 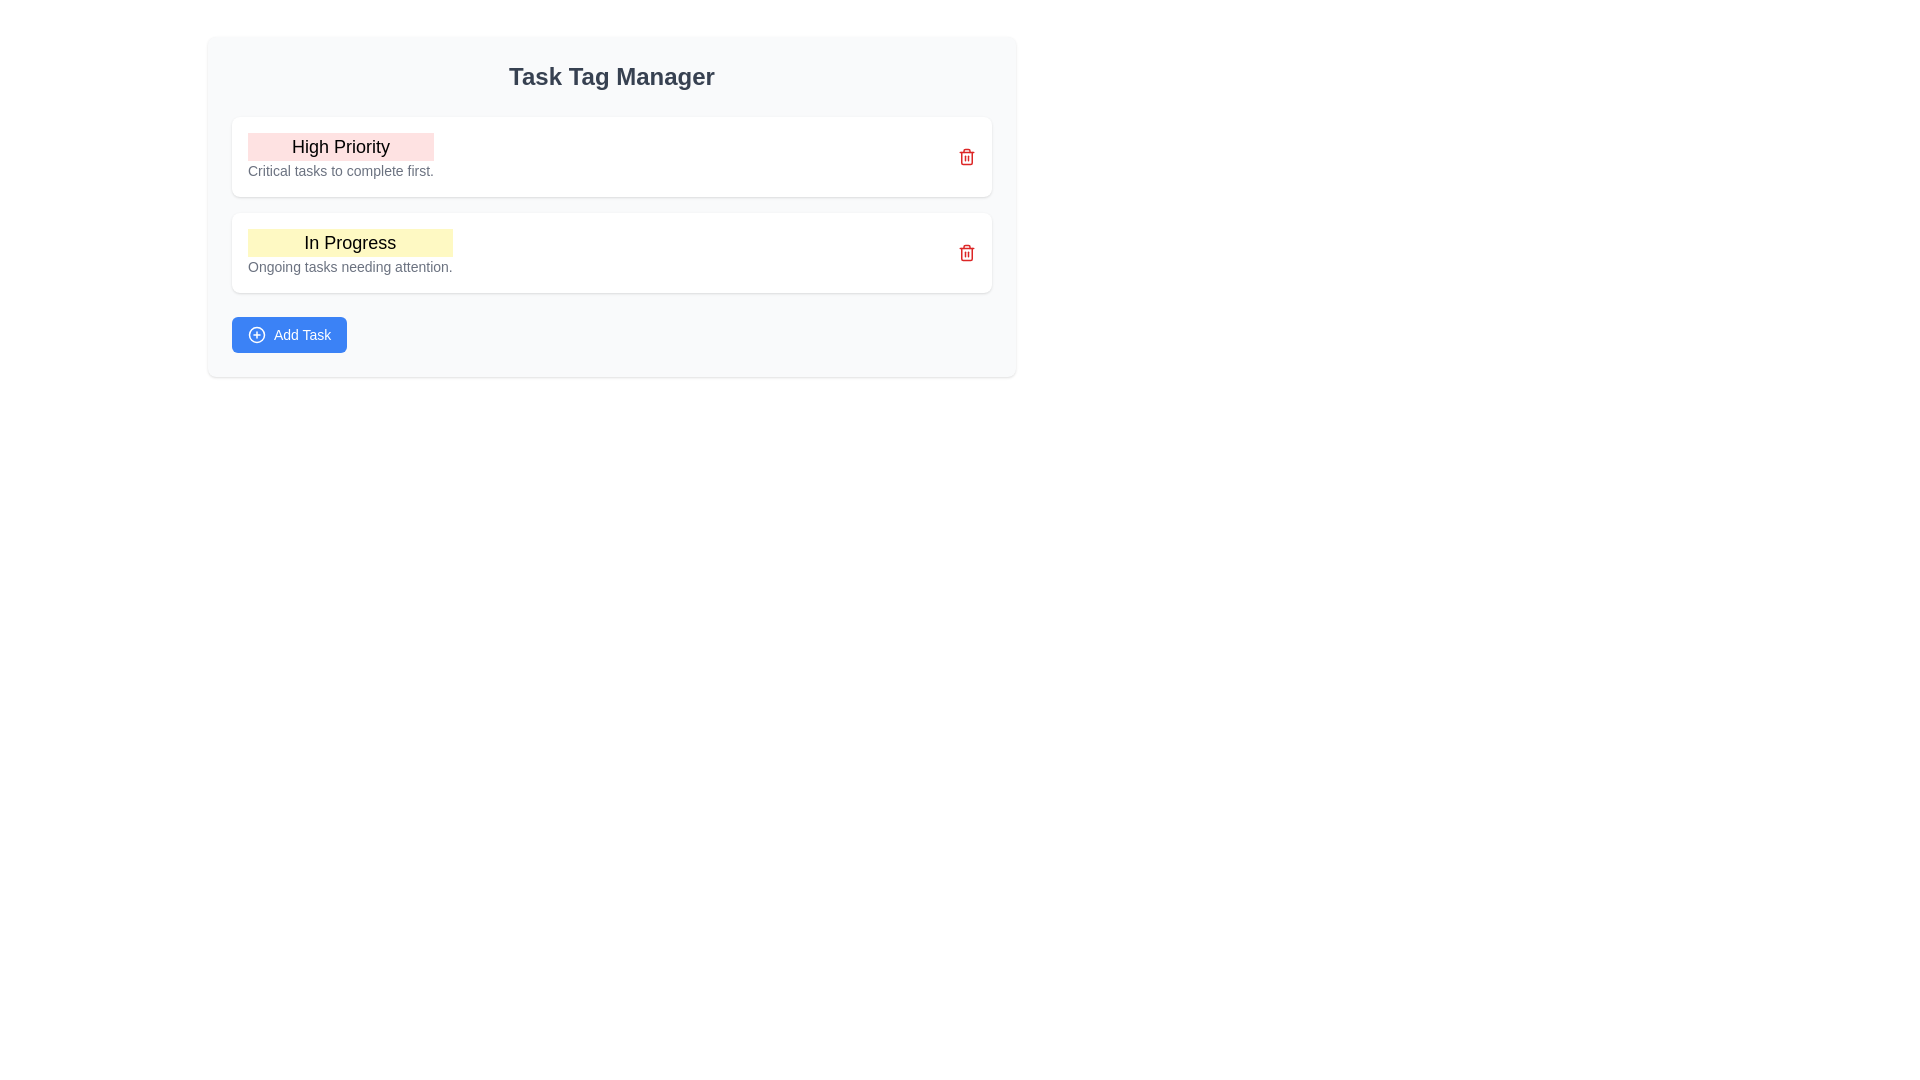 I want to click on content within the categorized task display panel titled 'High Priority' and 'In Progress', which is centrally located within the 'Task Tag Manager', so click(x=610, y=207).